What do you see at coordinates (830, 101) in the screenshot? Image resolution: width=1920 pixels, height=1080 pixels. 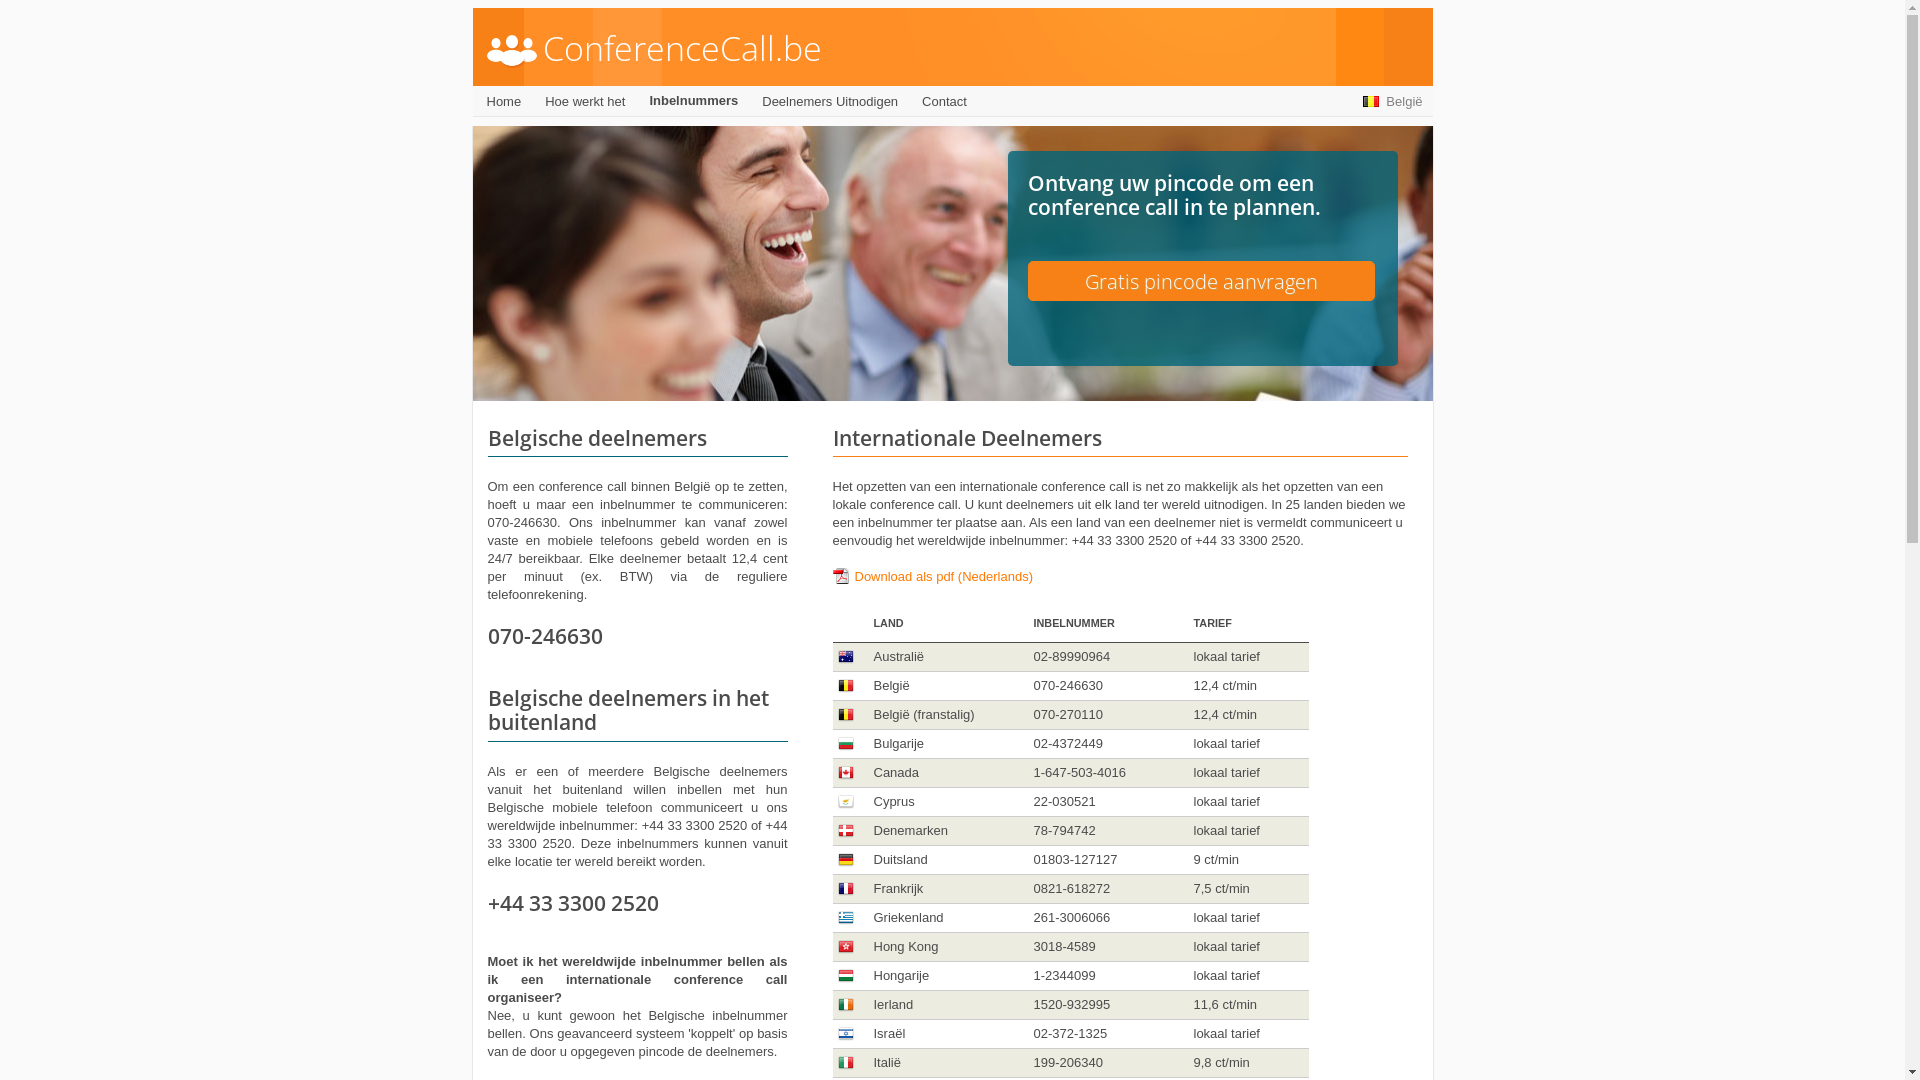 I see `'Deelnemers Uitnodigen'` at bounding box center [830, 101].